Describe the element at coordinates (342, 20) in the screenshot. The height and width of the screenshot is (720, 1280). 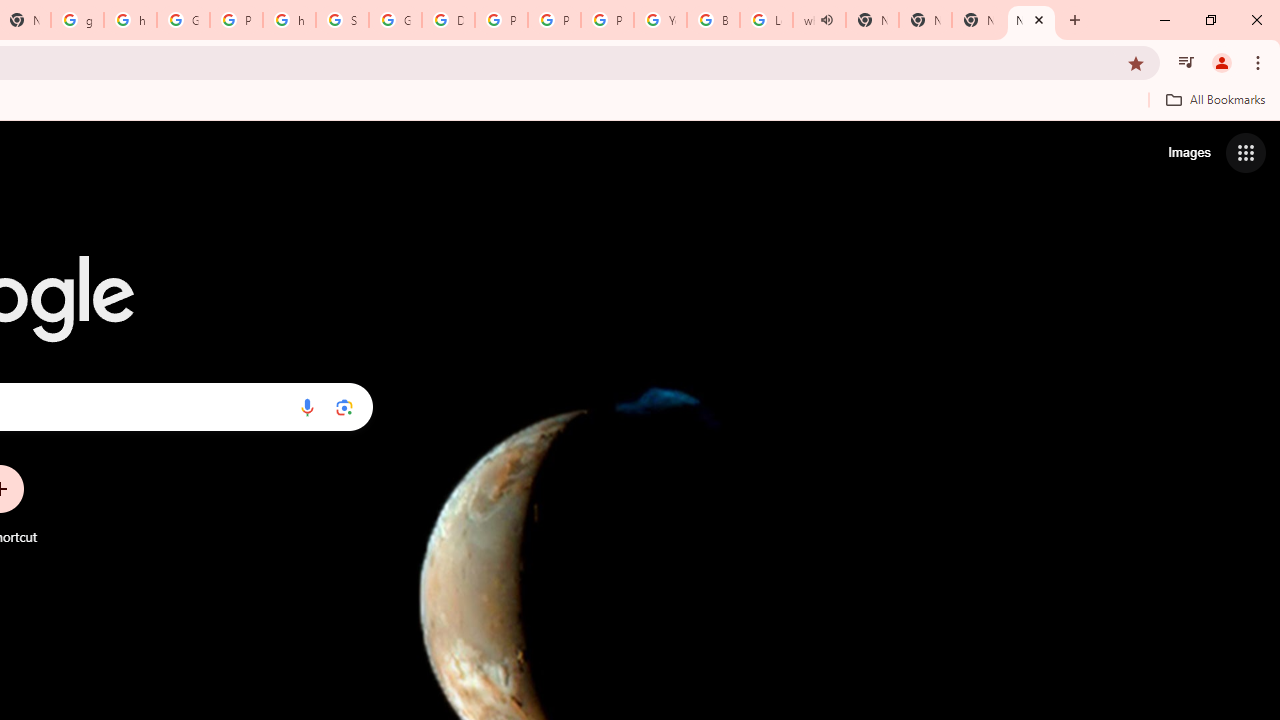
I see `'Sign in - Google Accounts'` at that location.